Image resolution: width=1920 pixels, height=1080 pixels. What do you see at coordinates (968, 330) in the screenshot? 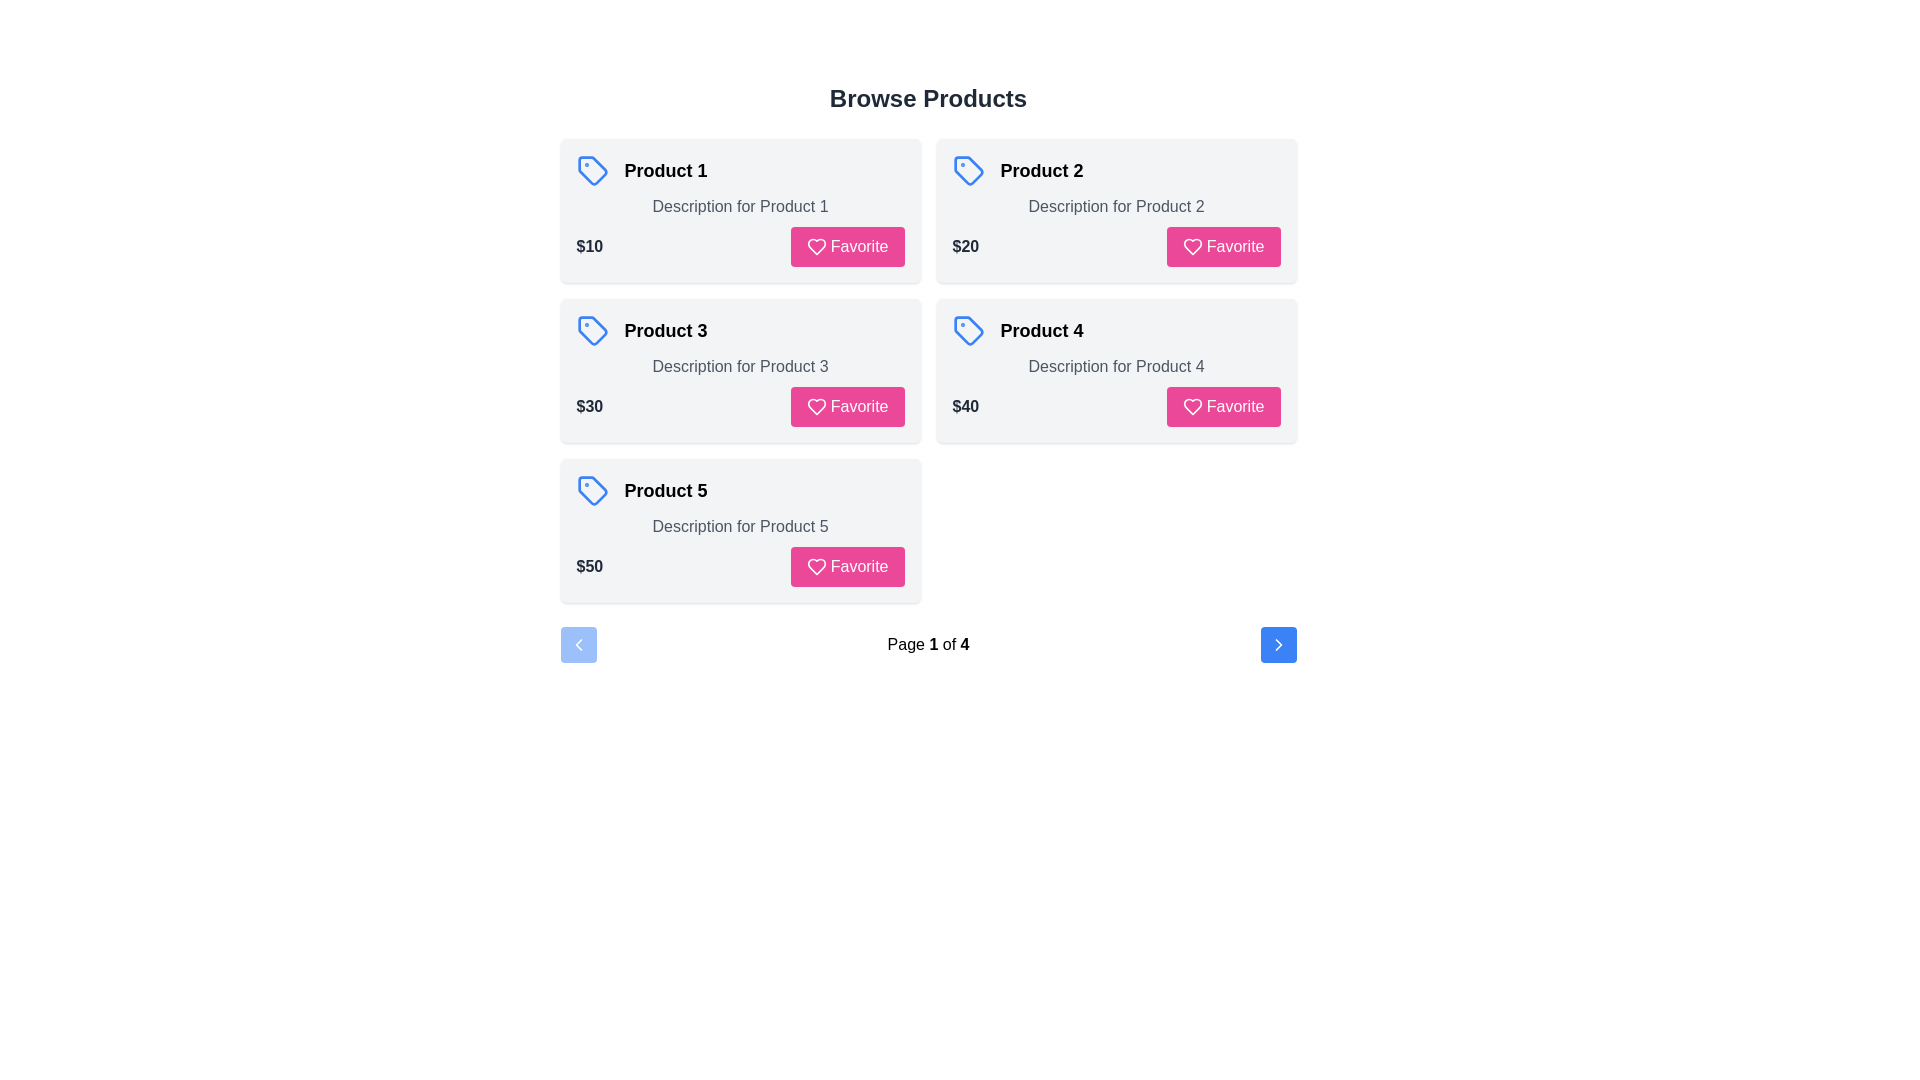
I see `the blue tag-like icon located in the upper-left corner of the 'Product 4' card, which serves as a decorative marker` at bounding box center [968, 330].